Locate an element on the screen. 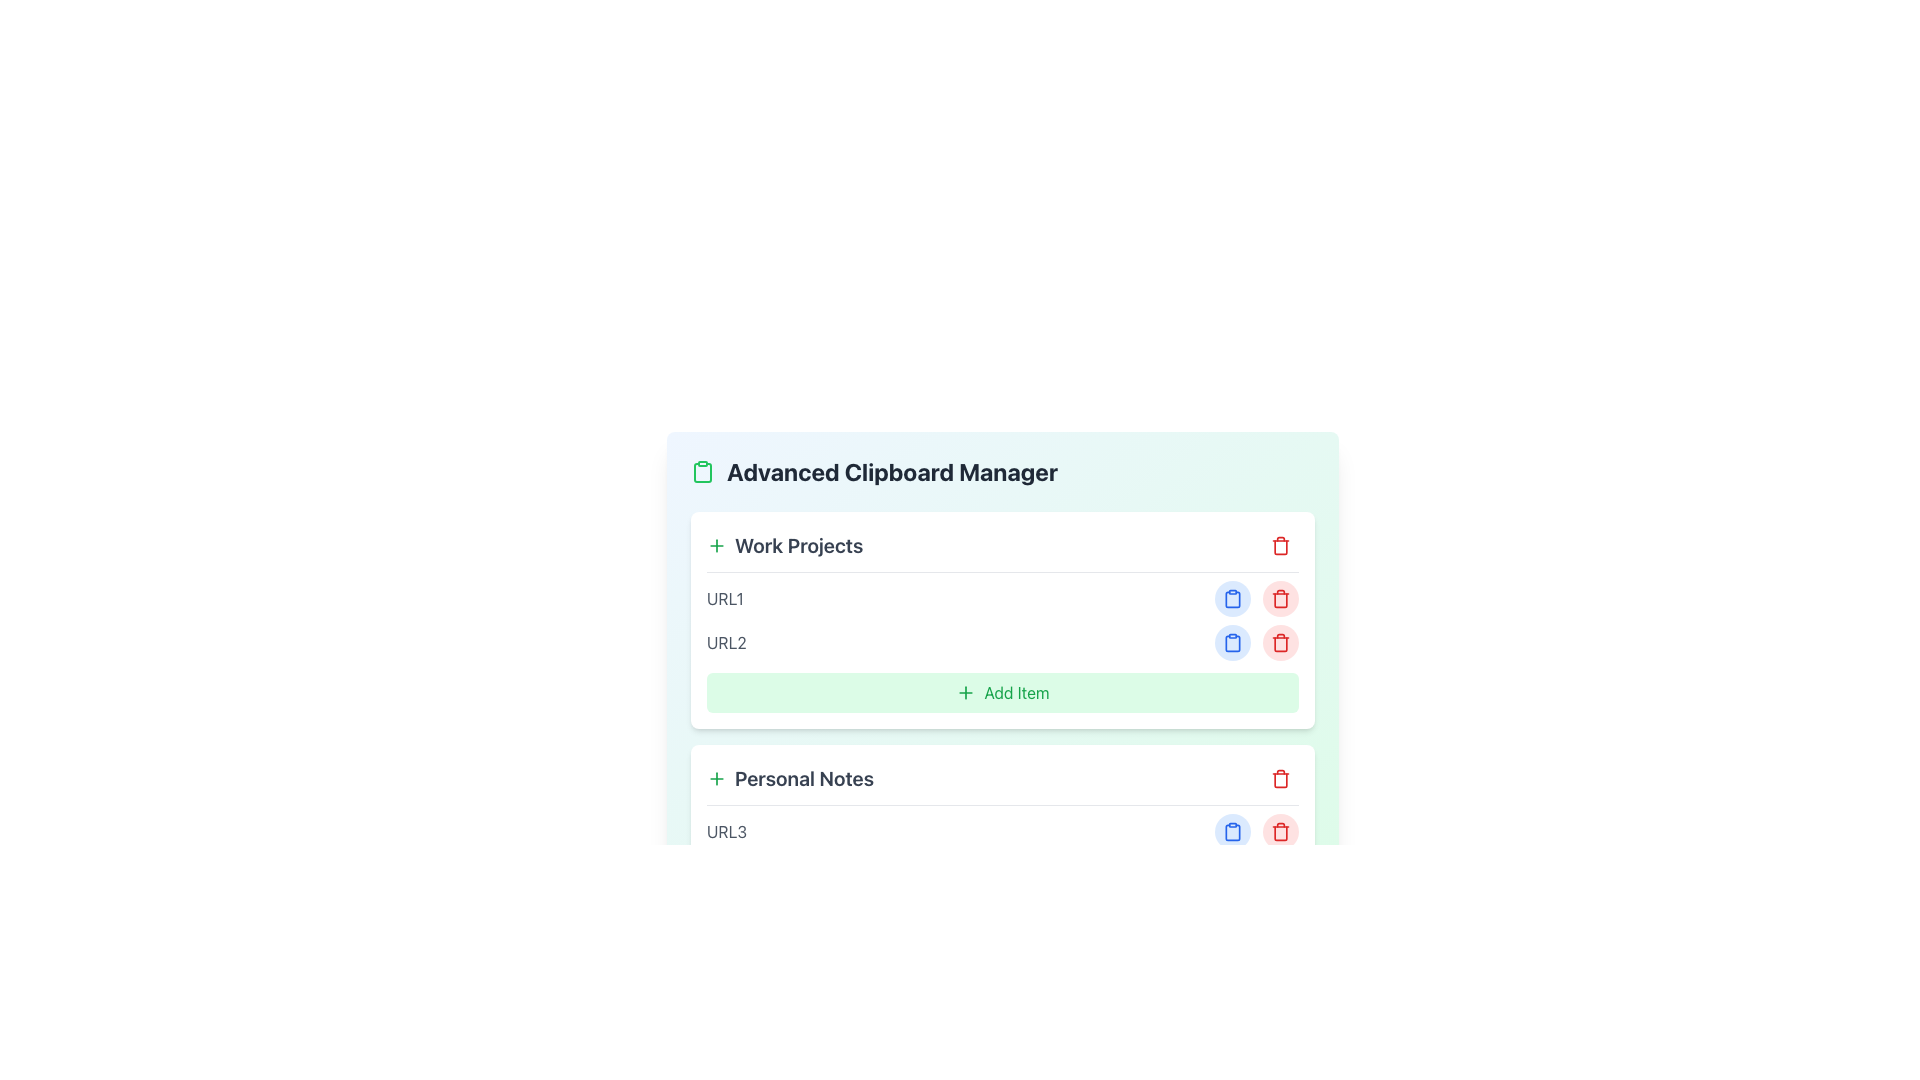  the first circular button located to the right of a listed item under the 'Work Projects' section is located at coordinates (1232, 643).